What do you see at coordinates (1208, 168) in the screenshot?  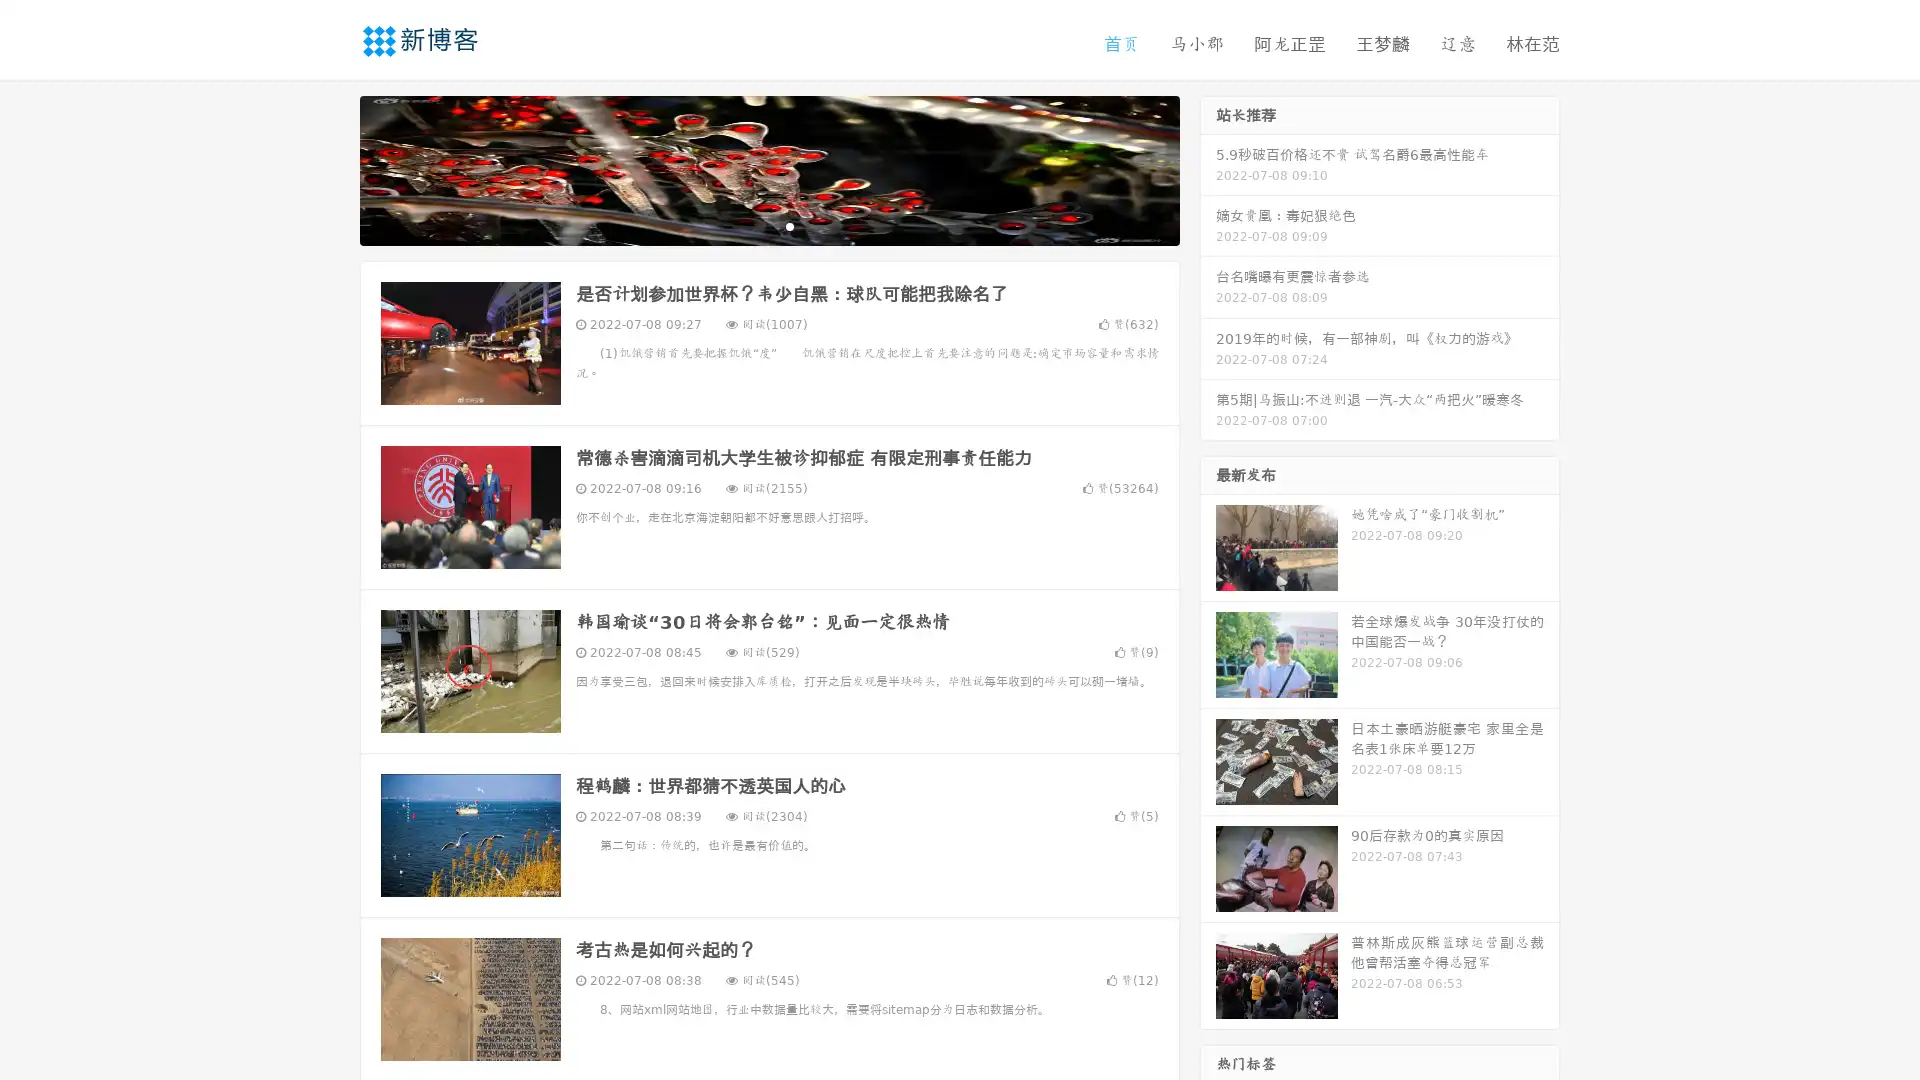 I see `Next slide` at bounding box center [1208, 168].